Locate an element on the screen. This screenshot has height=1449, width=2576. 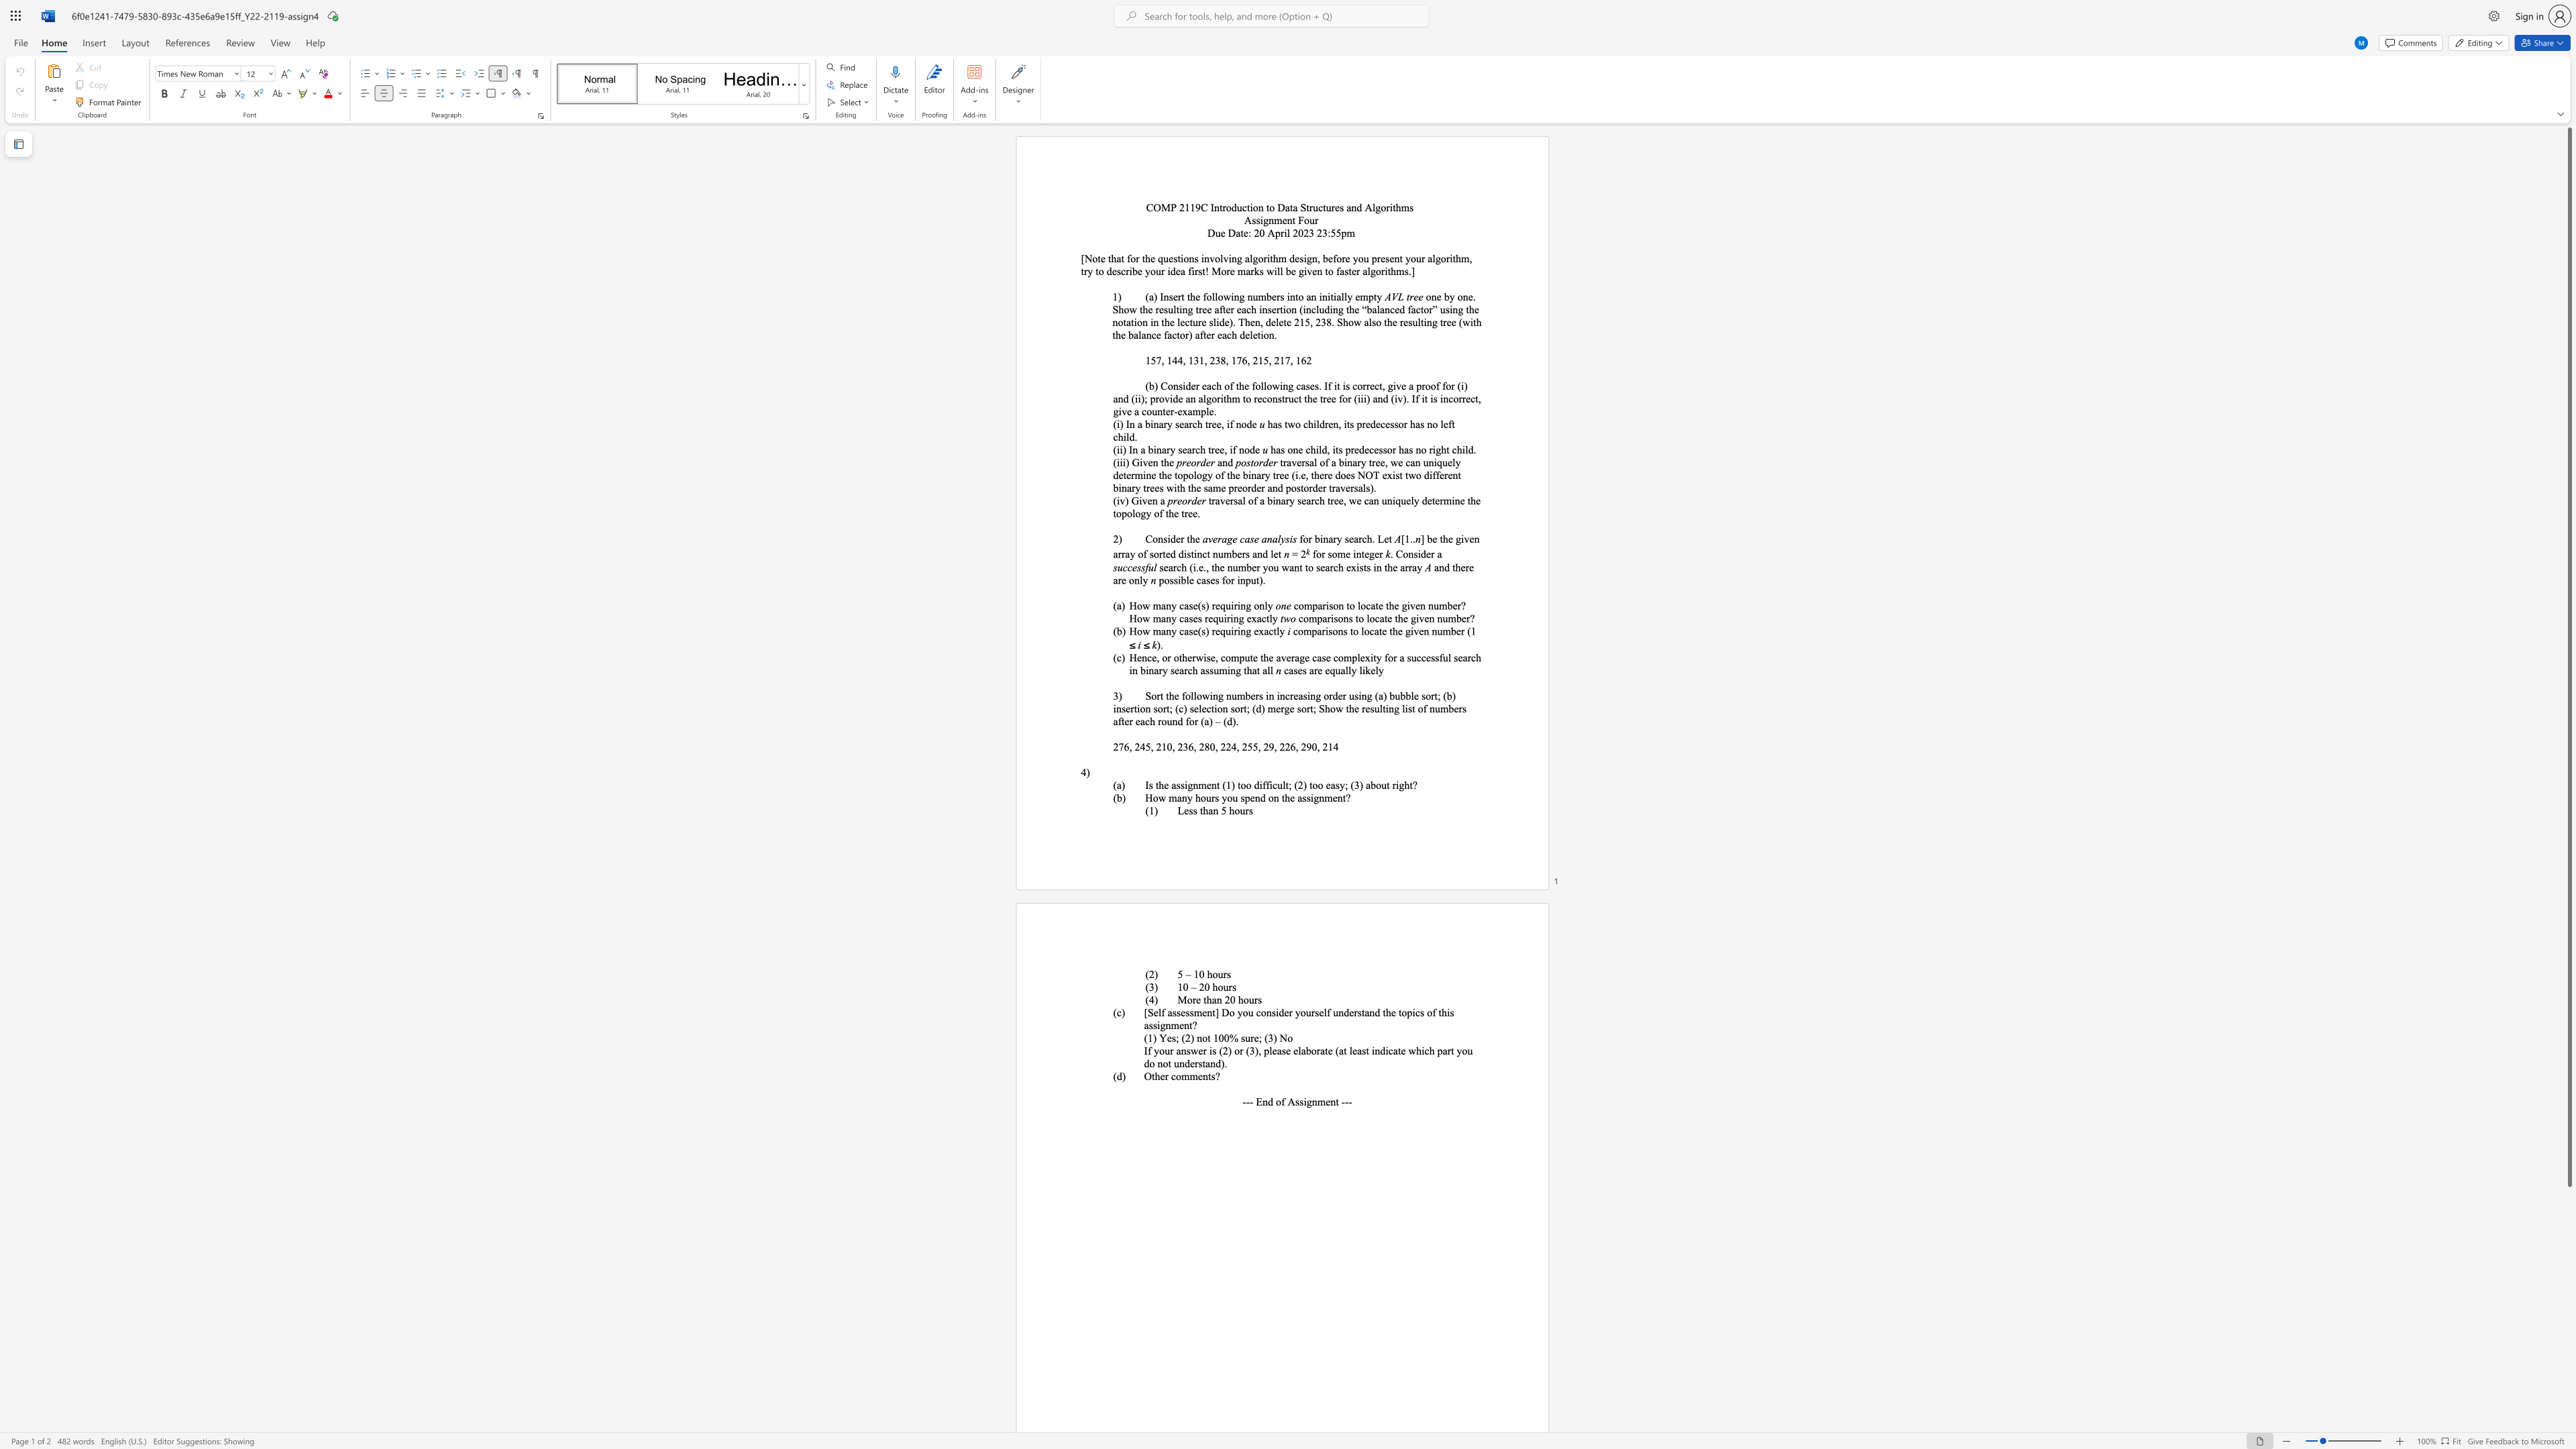
the 1th character "9" in the text is located at coordinates (1197, 207).